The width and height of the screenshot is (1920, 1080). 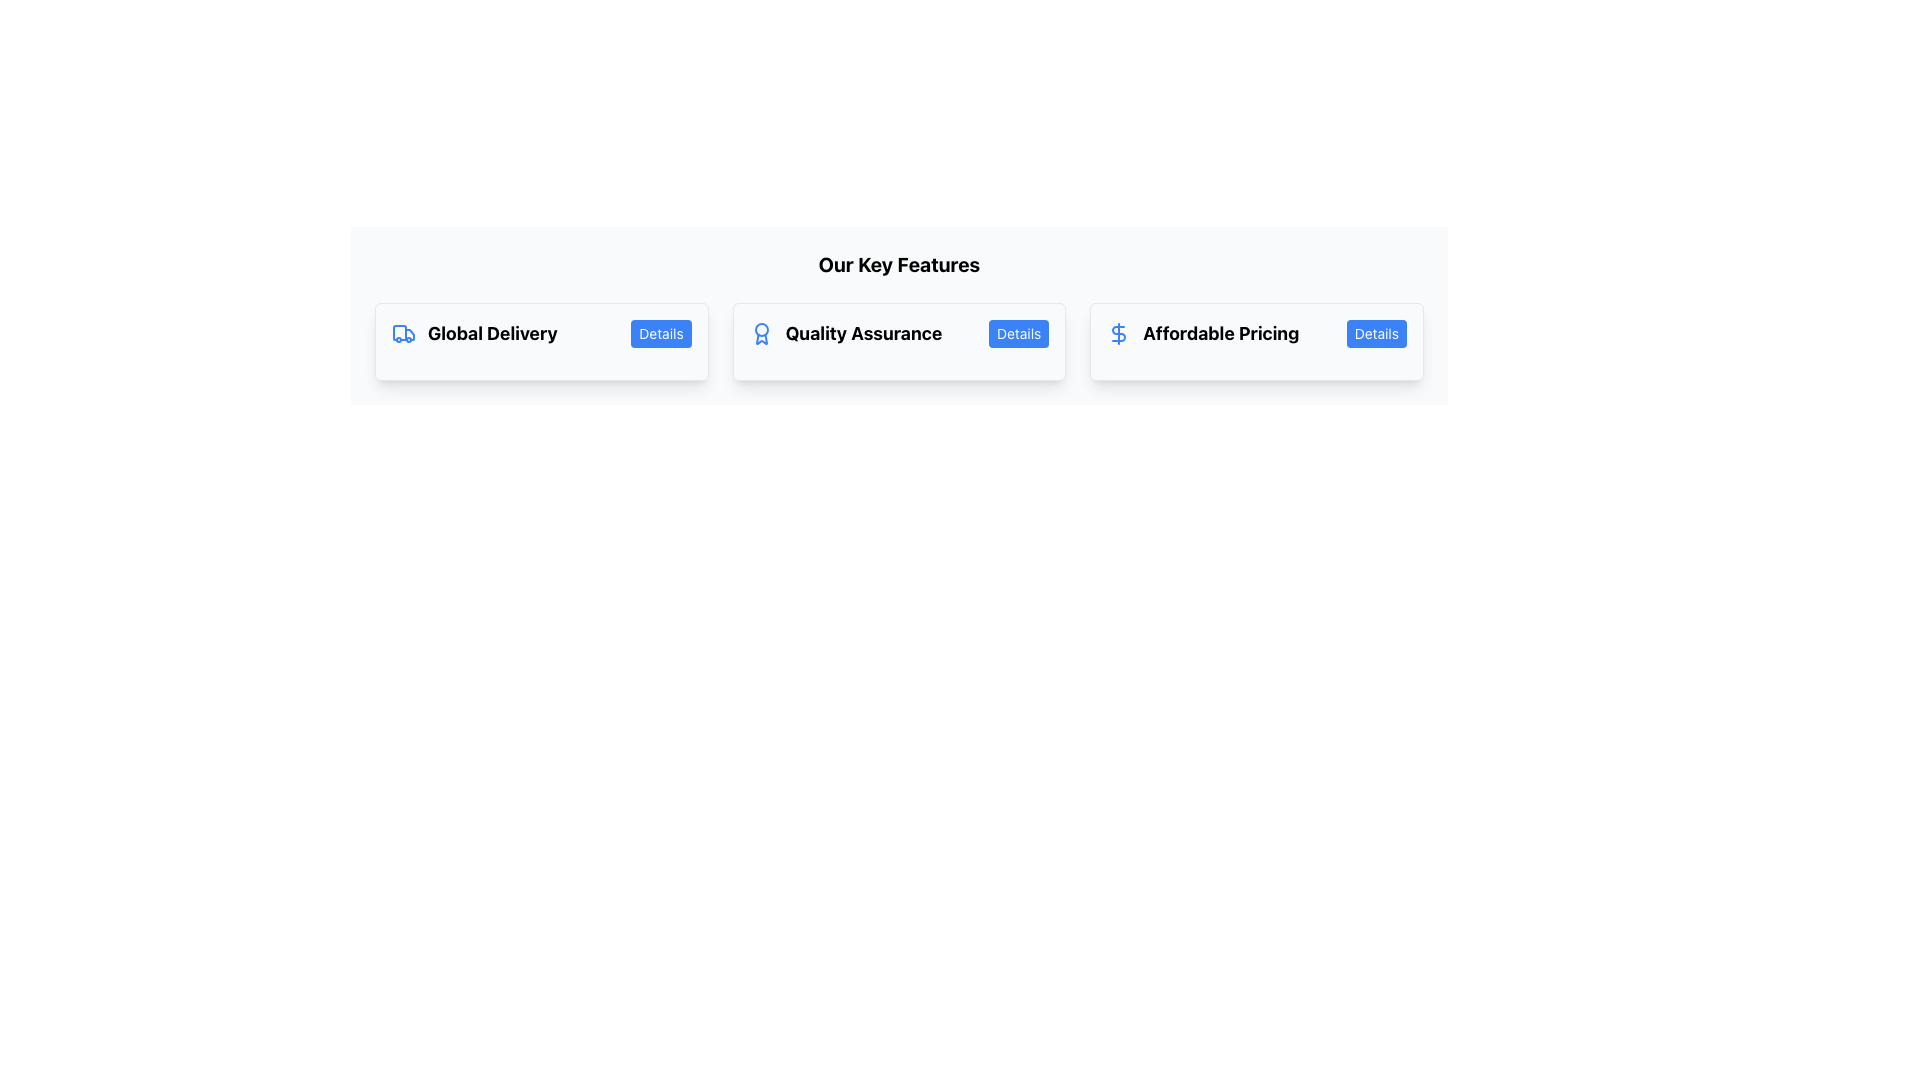 I want to click on the 'Quality Assurance' icon located to the left of the text 'Quality Assurance' within the central card component, so click(x=760, y=333).